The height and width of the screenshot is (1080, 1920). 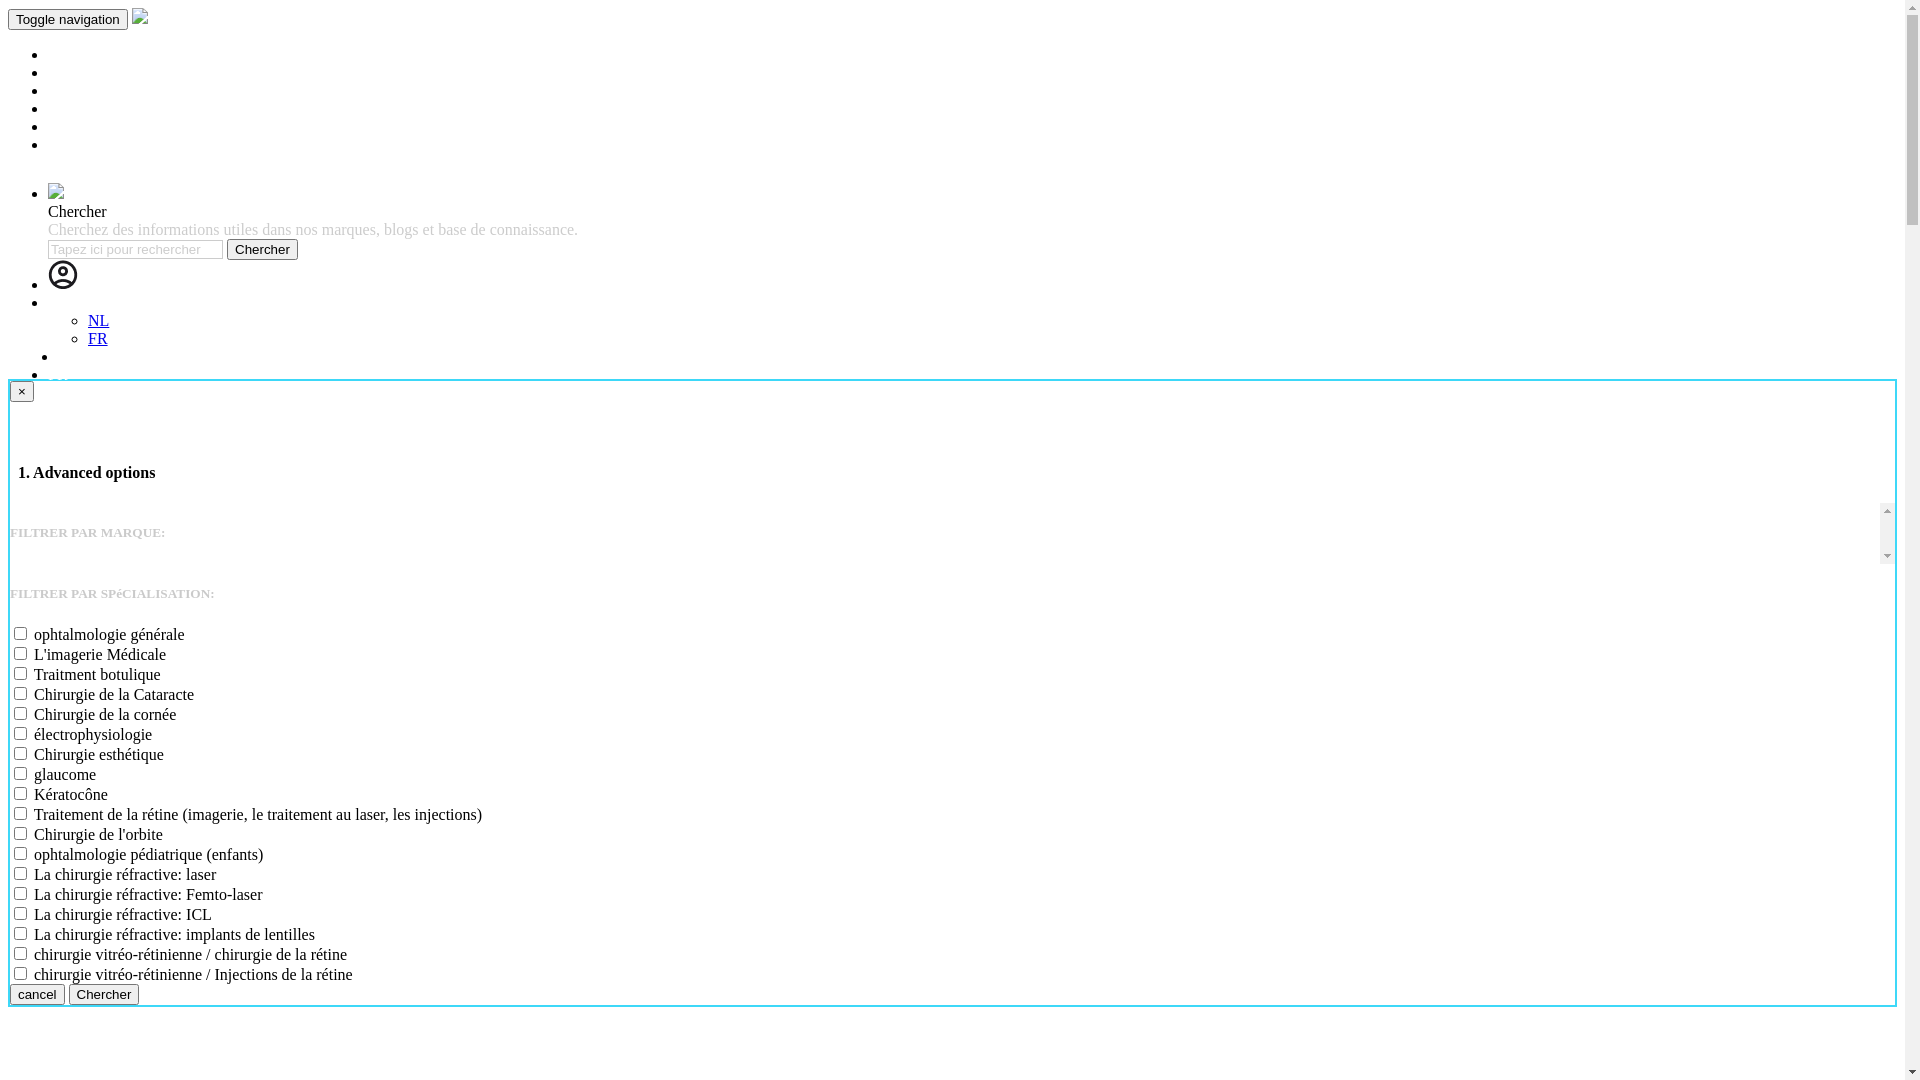 I want to click on 'Toggle navigation', so click(x=67, y=19).